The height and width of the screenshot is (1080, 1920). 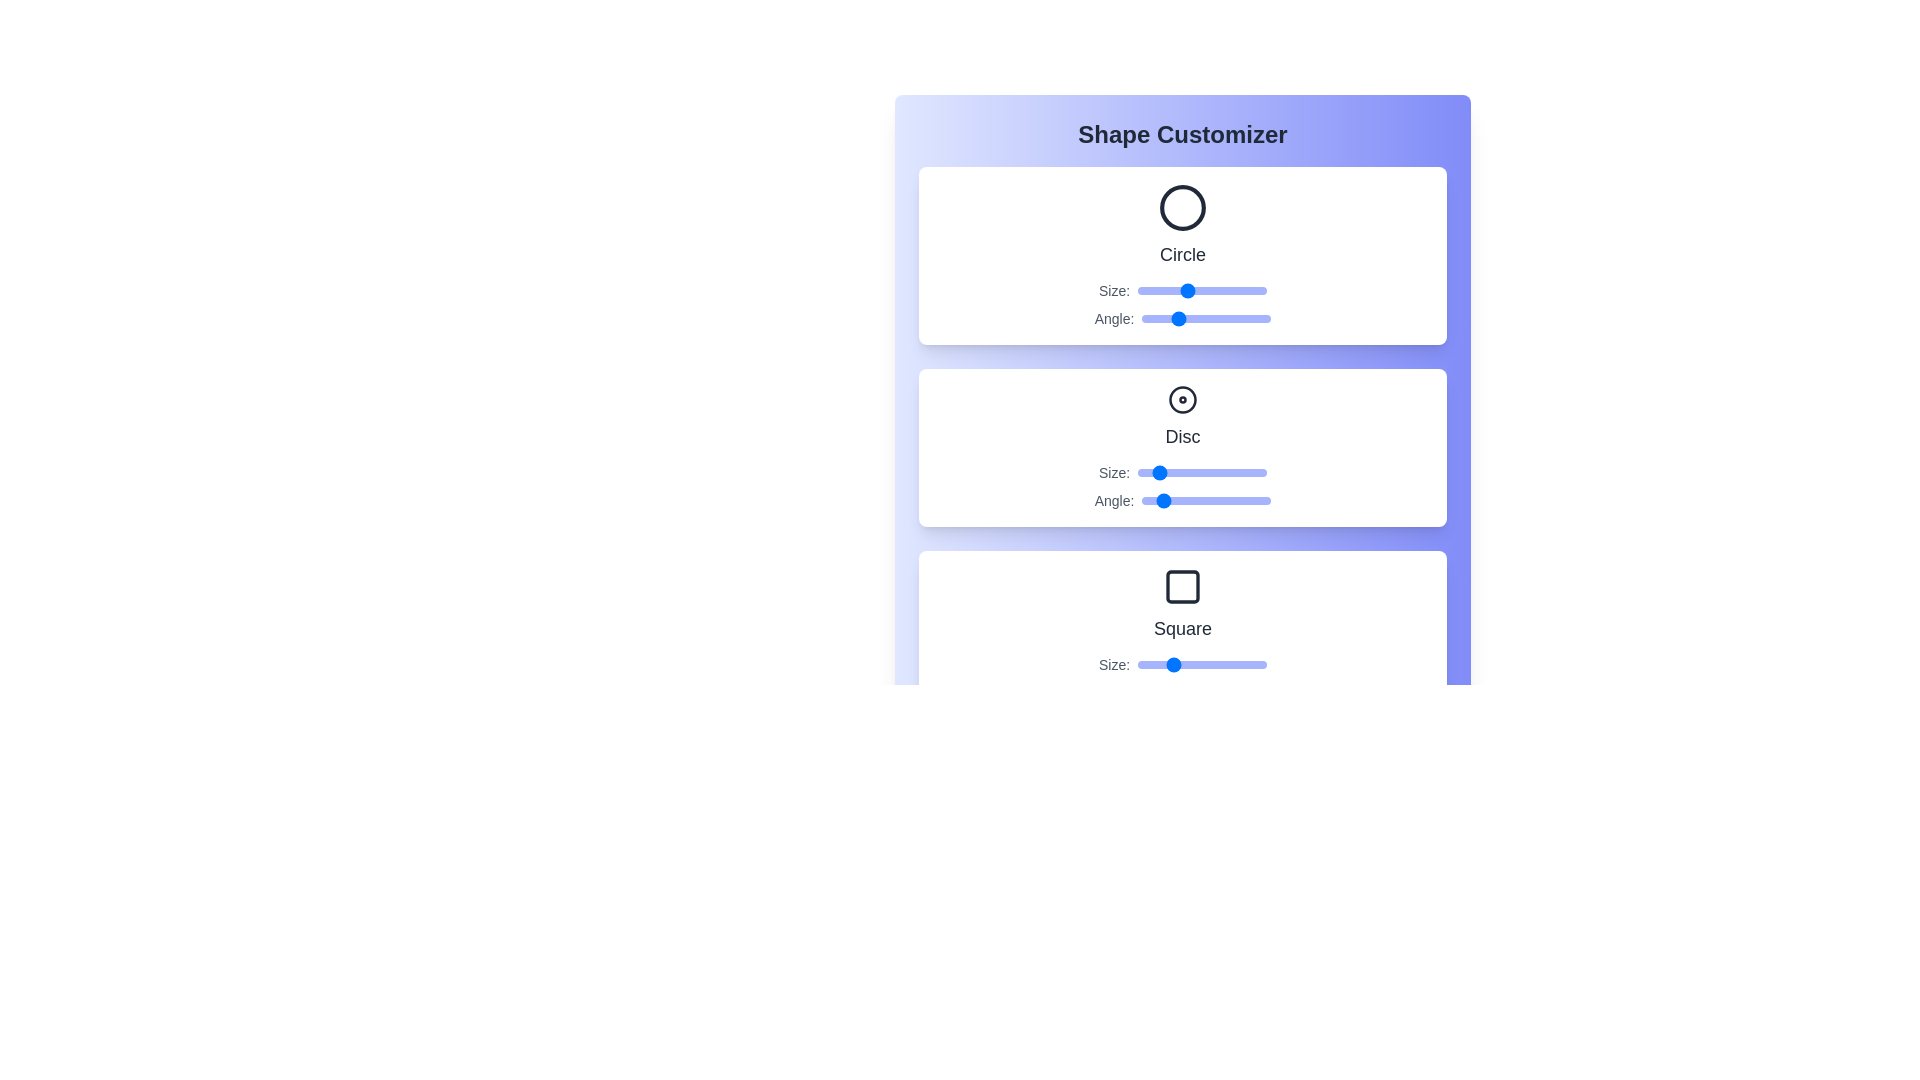 I want to click on the angle of the Disc shape to 255 degrees, so click(x=1232, y=500).